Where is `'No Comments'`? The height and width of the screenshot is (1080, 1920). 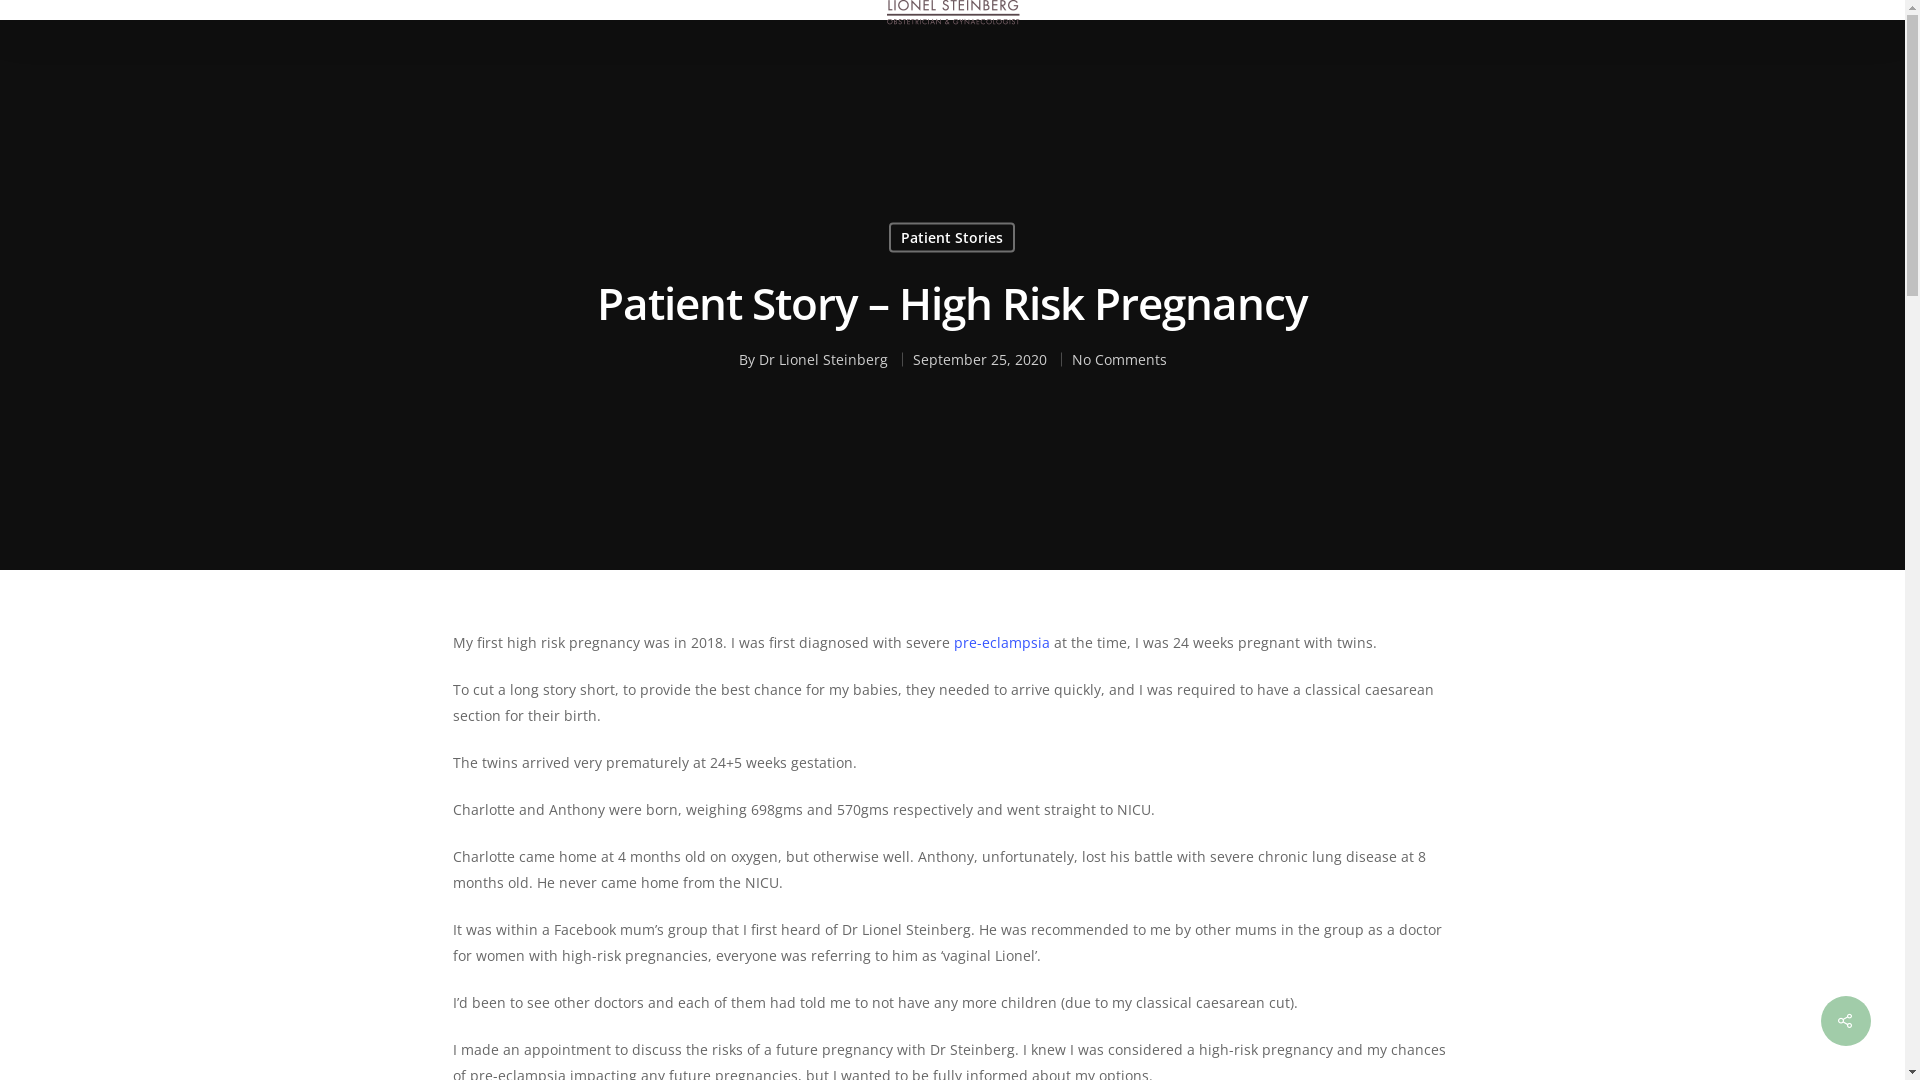 'No Comments' is located at coordinates (1118, 358).